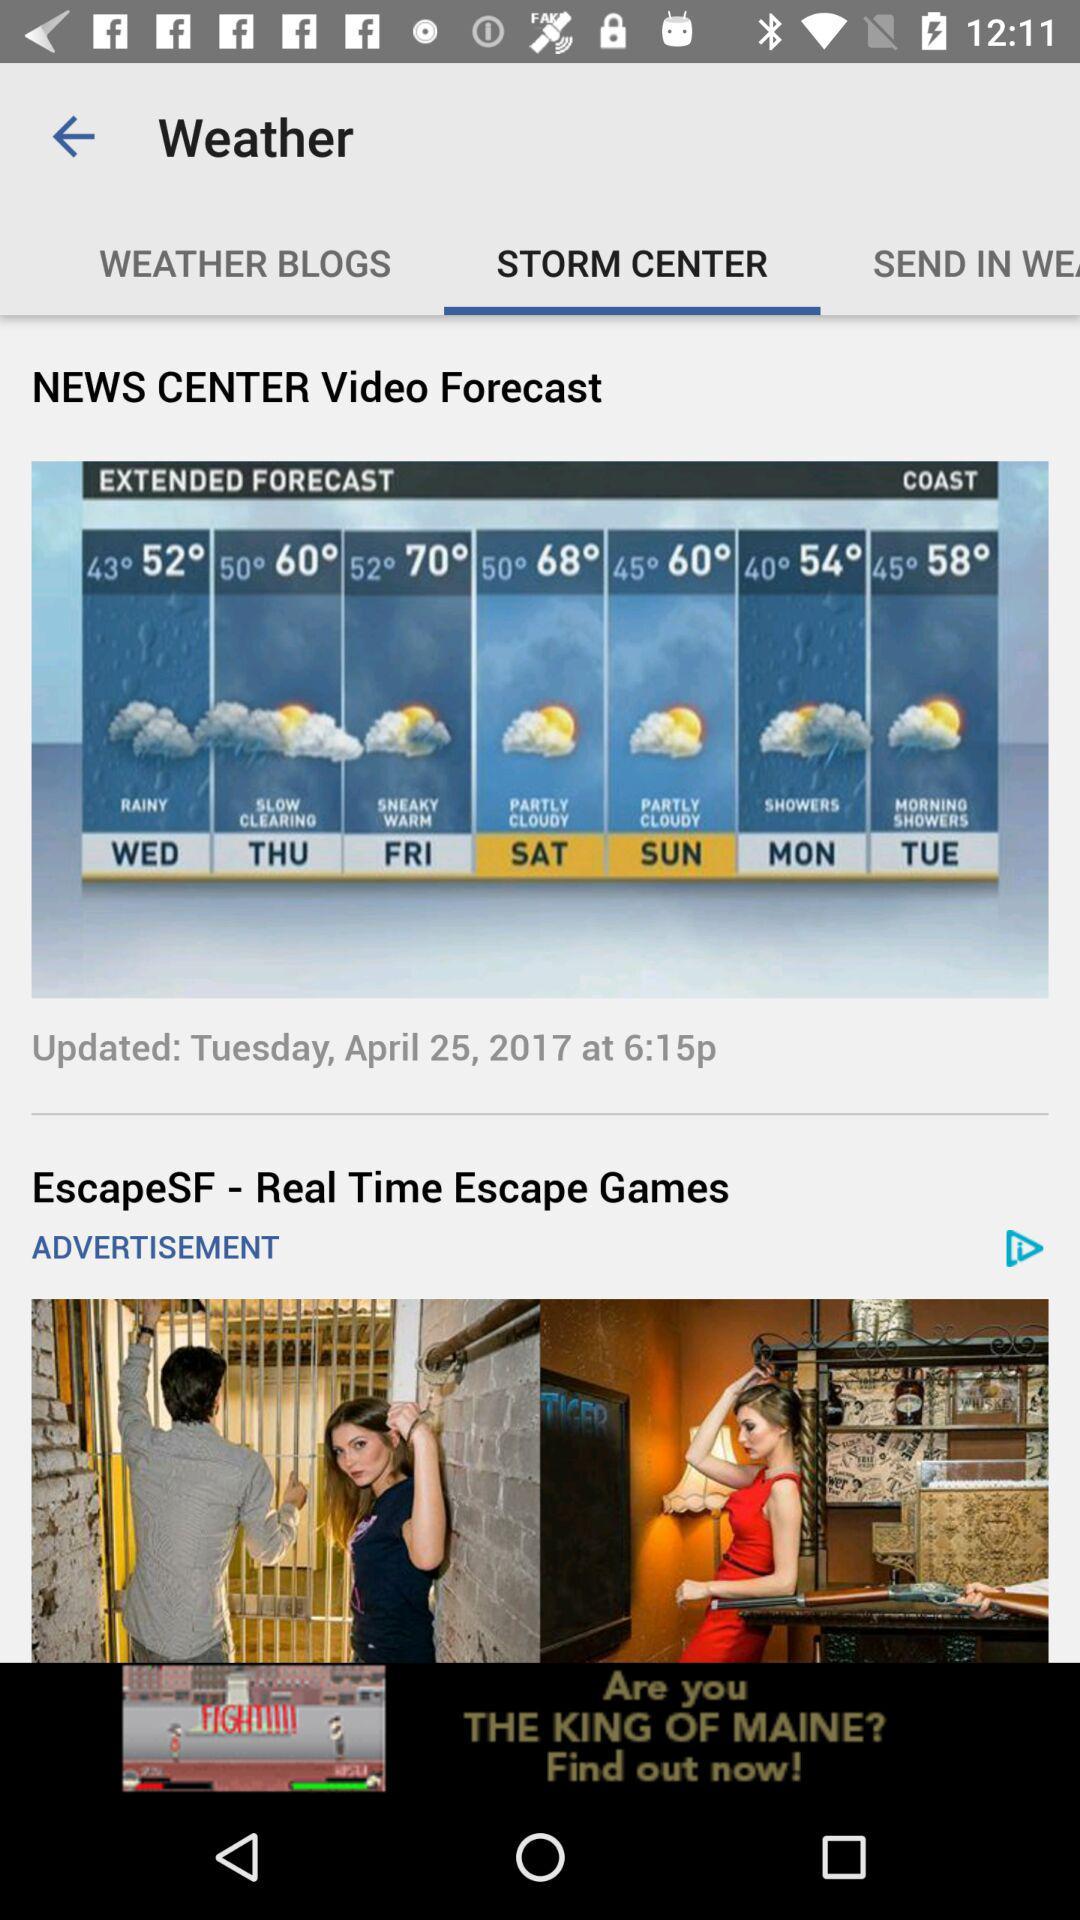 This screenshot has height=1920, width=1080. What do you see at coordinates (540, 1480) in the screenshot?
I see `advertisement` at bounding box center [540, 1480].